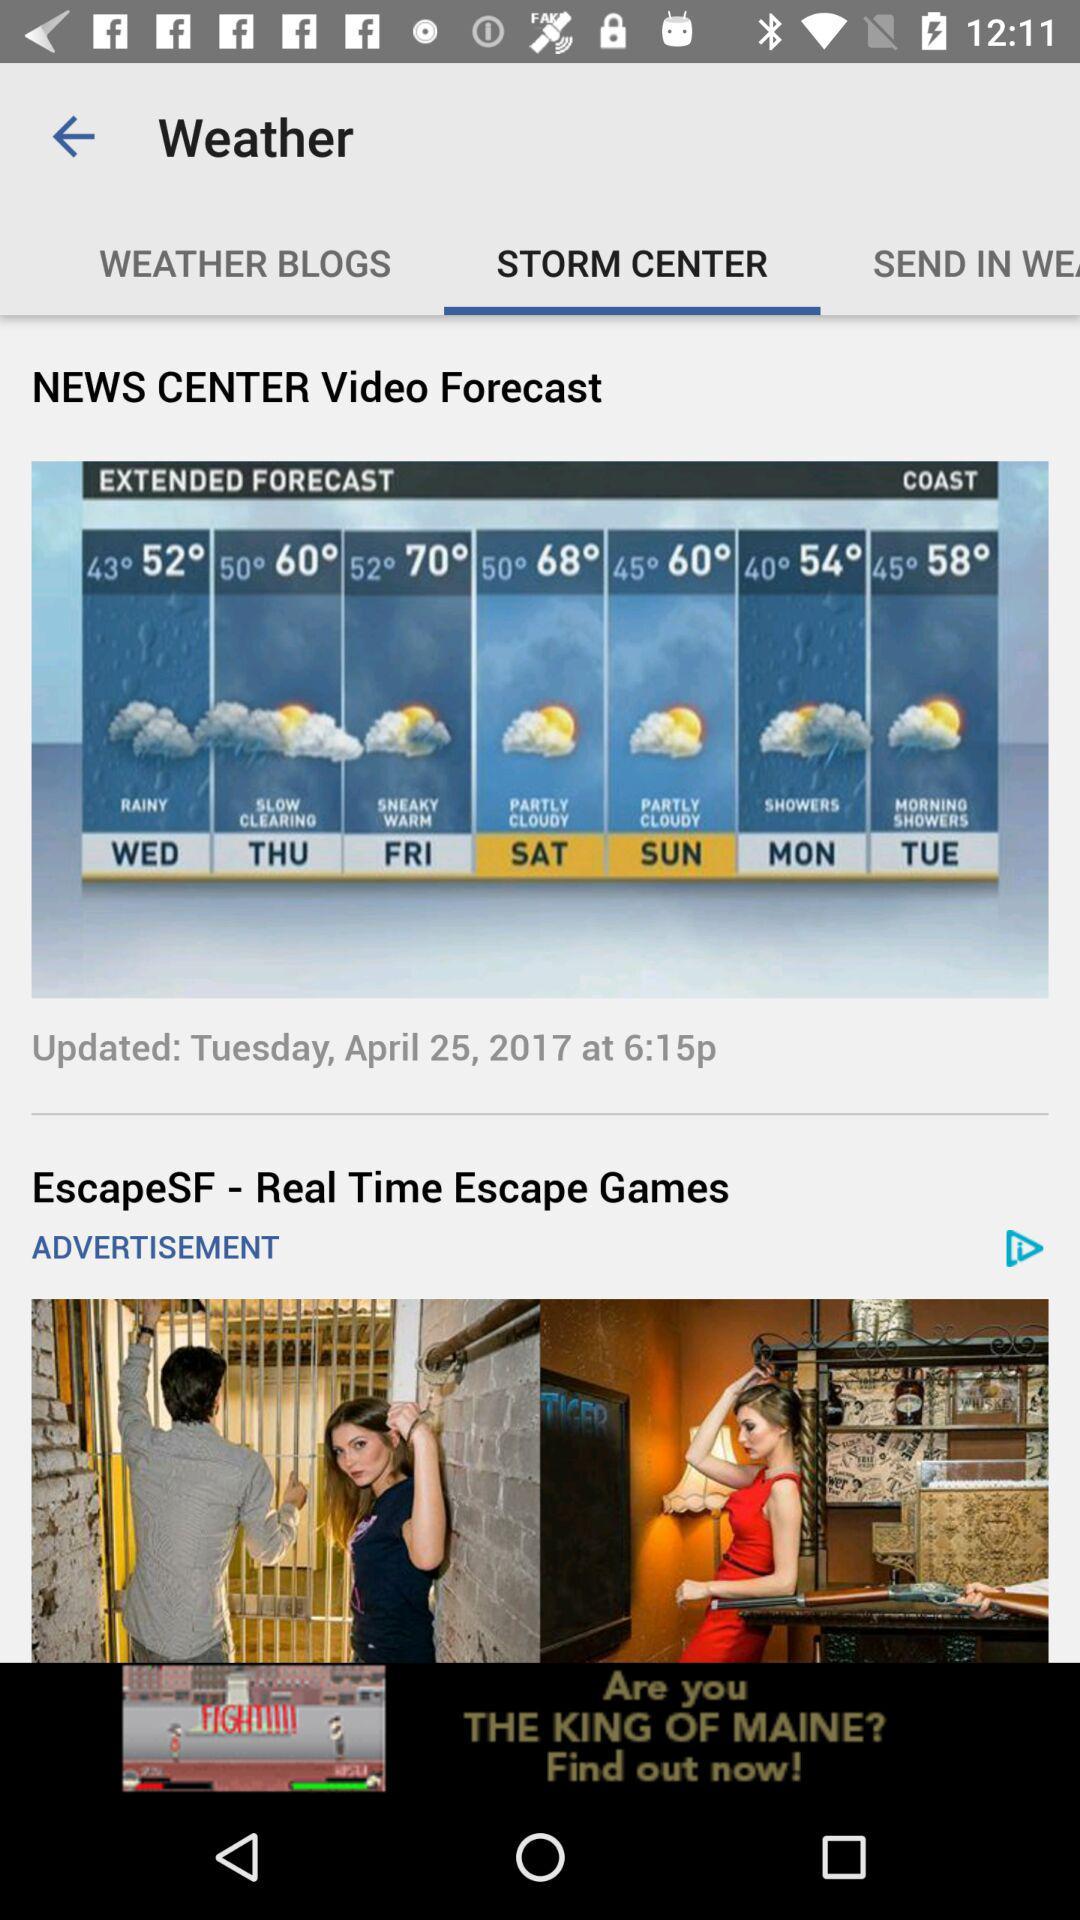 This screenshot has height=1920, width=1080. What do you see at coordinates (540, 1480) in the screenshot?
I see `advertisement` at bounding box center [540, 1480].